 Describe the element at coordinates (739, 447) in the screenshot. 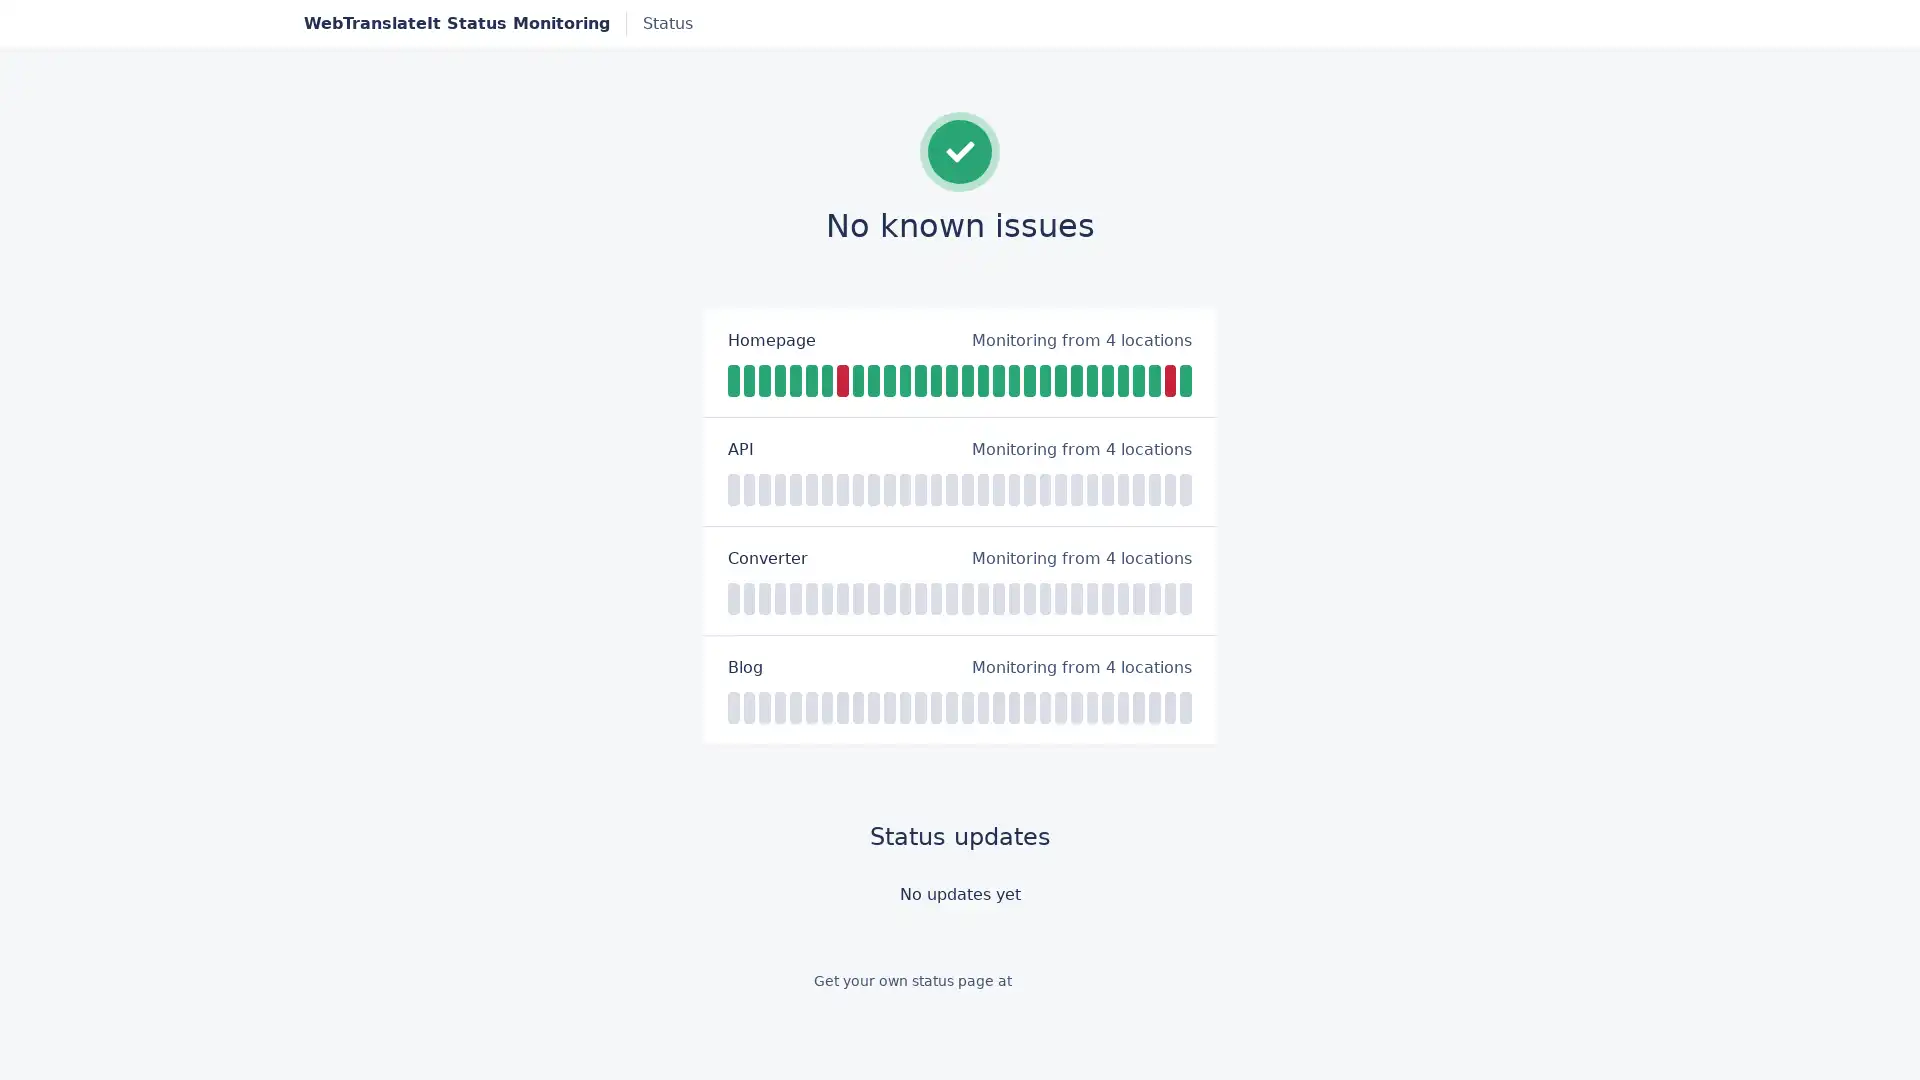

I see `API` at that location.